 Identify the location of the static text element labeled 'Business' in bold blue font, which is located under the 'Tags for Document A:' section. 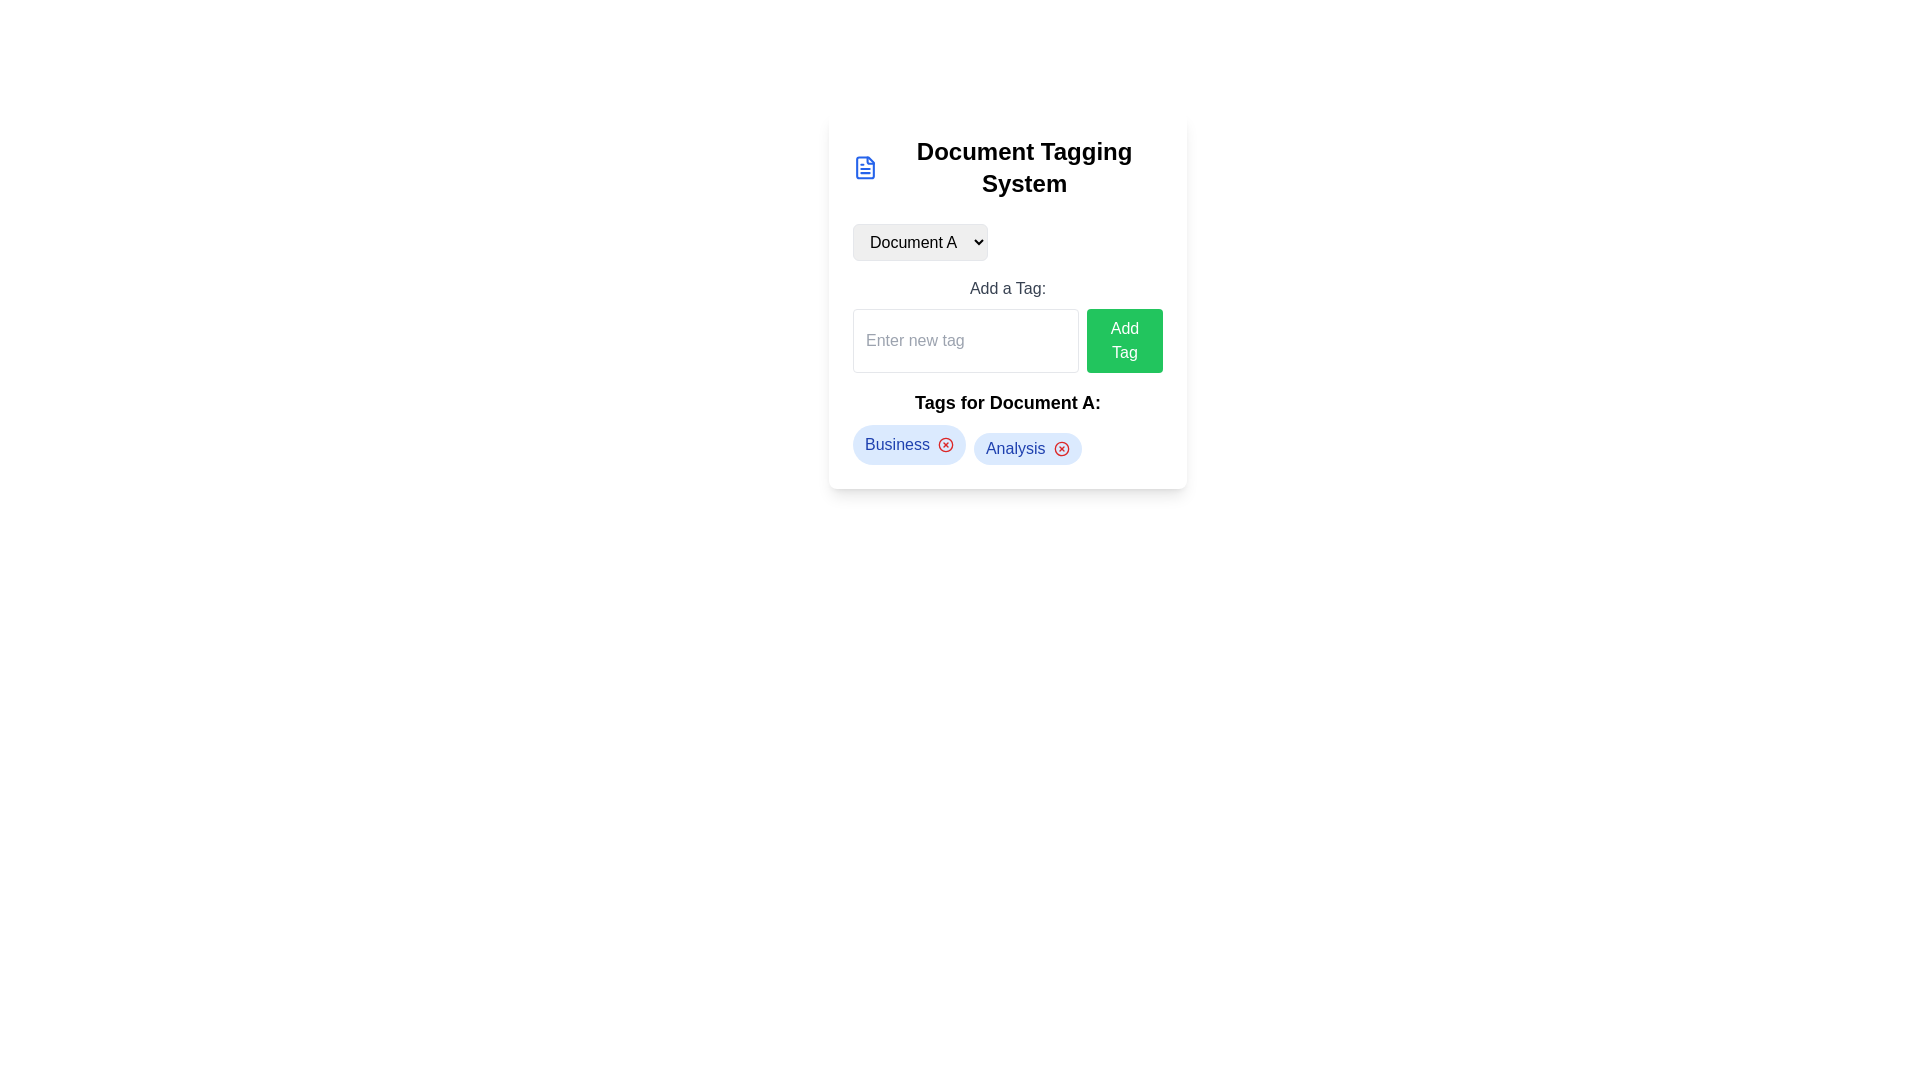
(896, 443).